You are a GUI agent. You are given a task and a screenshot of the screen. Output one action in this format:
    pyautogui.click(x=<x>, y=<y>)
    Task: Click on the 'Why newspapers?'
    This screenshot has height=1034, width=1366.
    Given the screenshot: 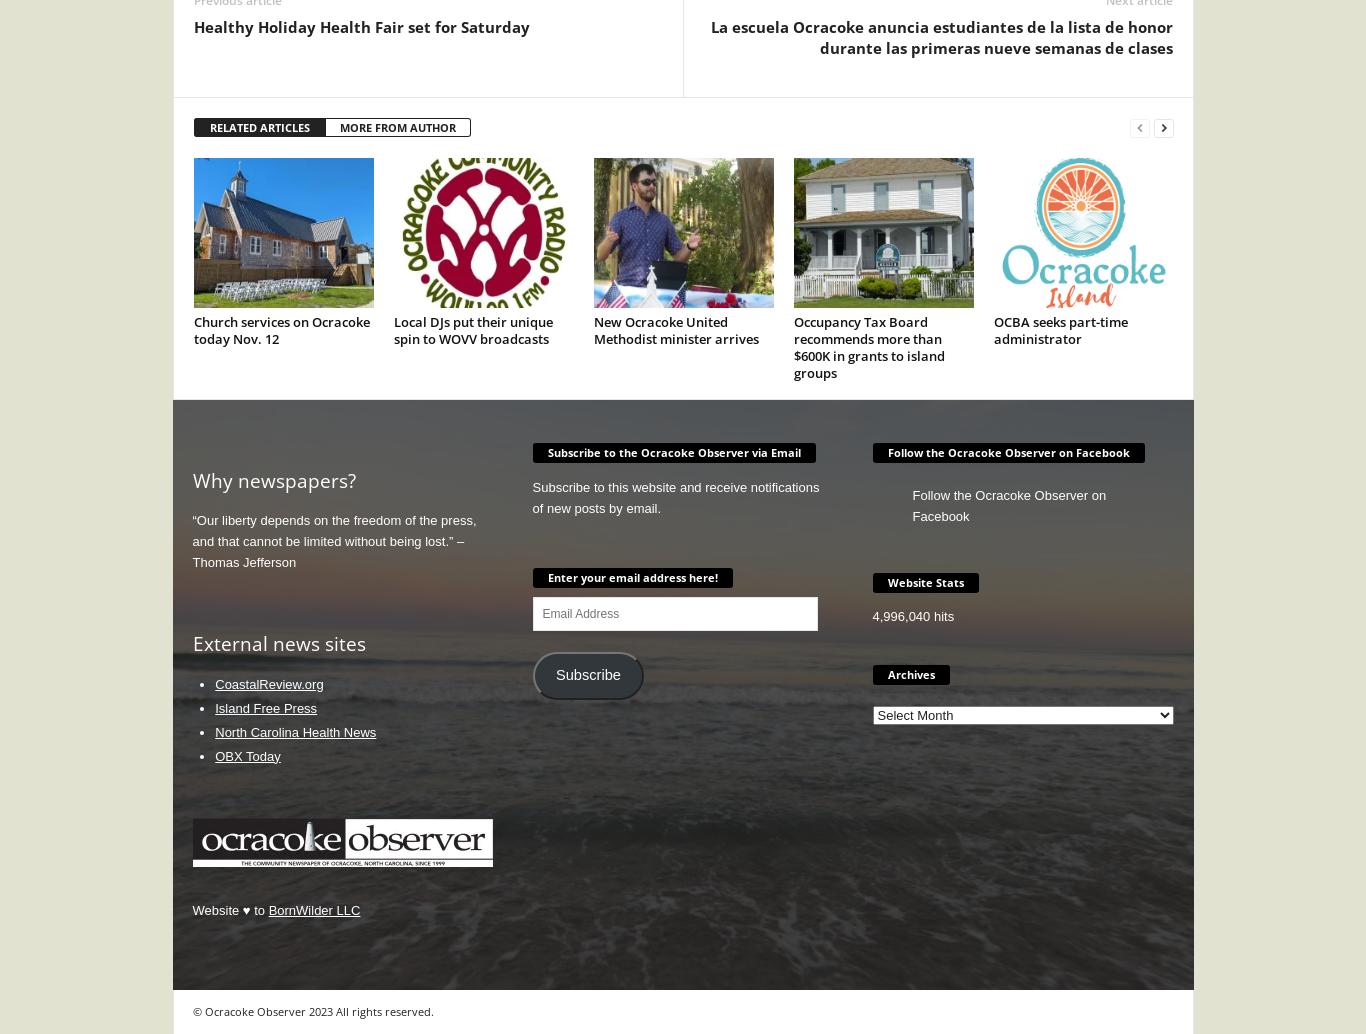 What is the action you would take?
    pyautogui.click(x=273, y=478)
    